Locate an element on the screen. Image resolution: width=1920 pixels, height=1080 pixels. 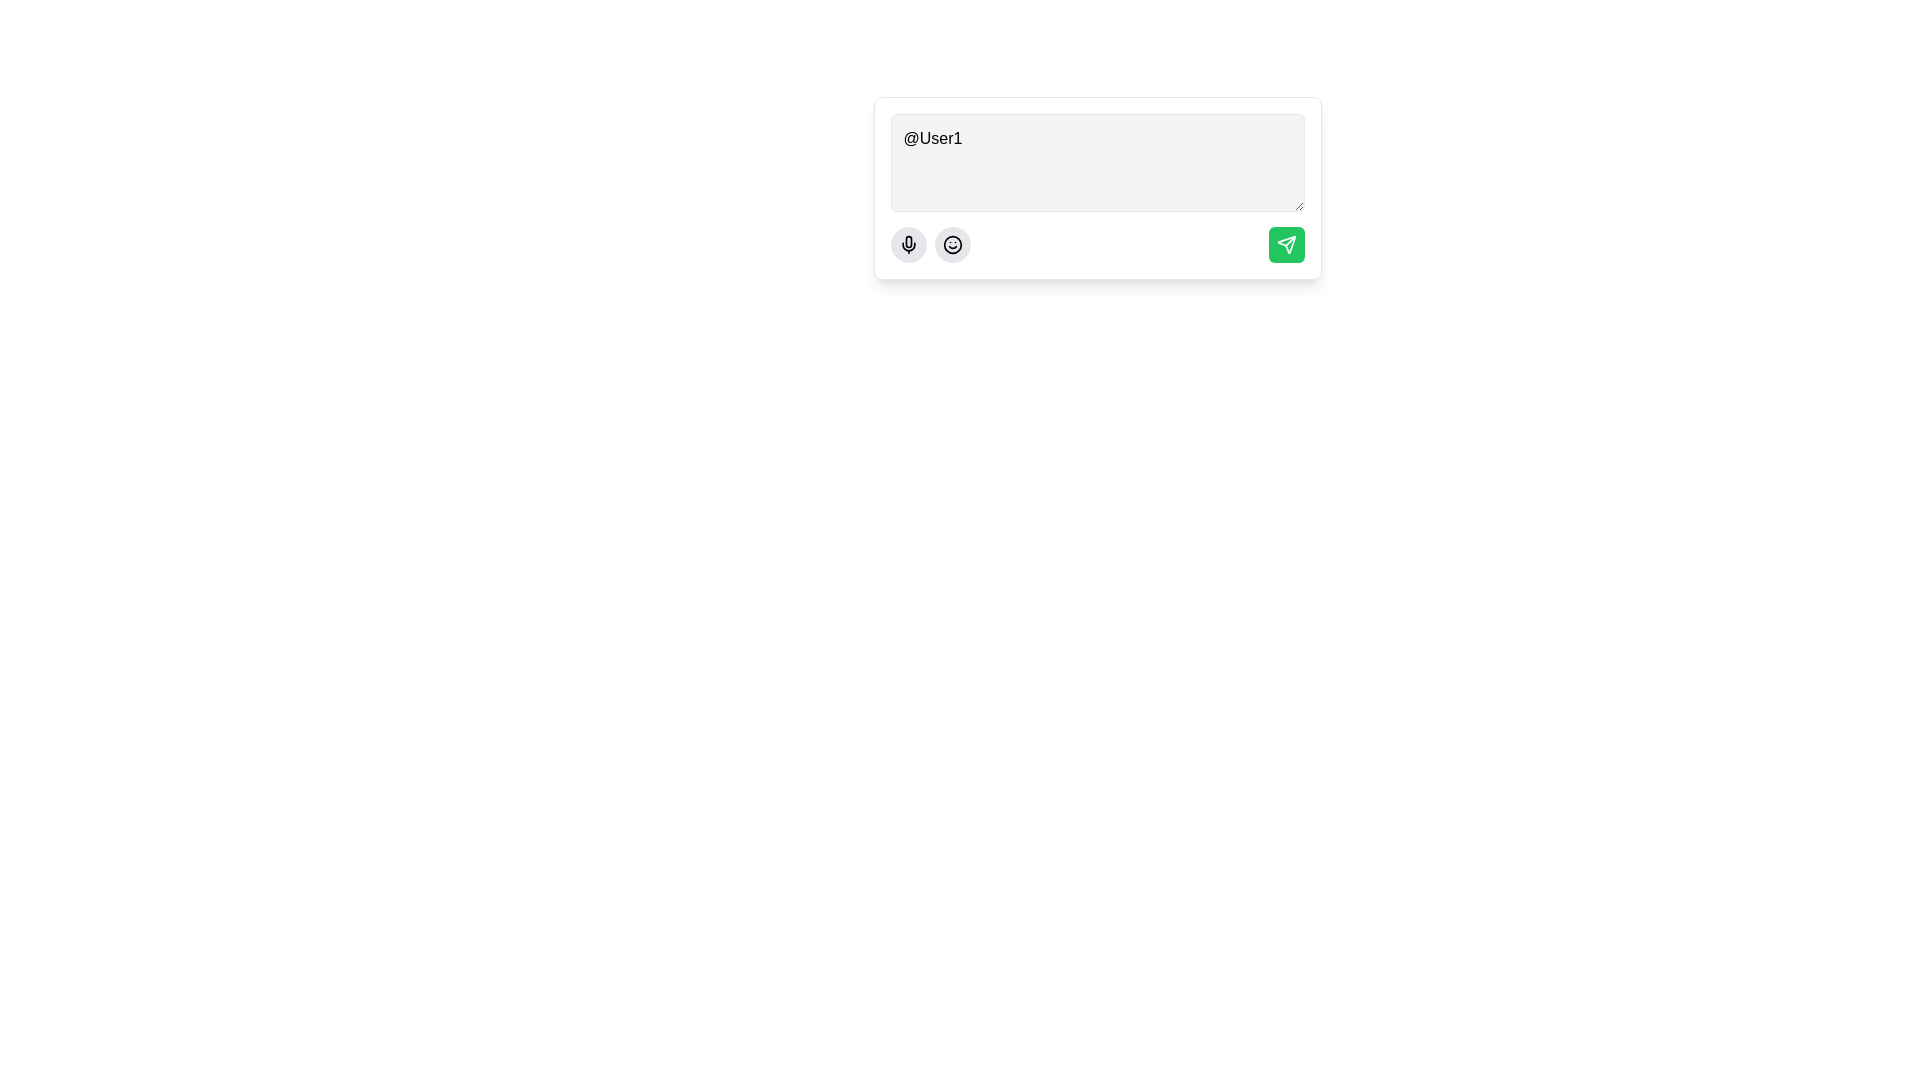
the main circular outline of the smiley icon located to the left of the input text area in the chat interface is located at coordinates (951, 244).